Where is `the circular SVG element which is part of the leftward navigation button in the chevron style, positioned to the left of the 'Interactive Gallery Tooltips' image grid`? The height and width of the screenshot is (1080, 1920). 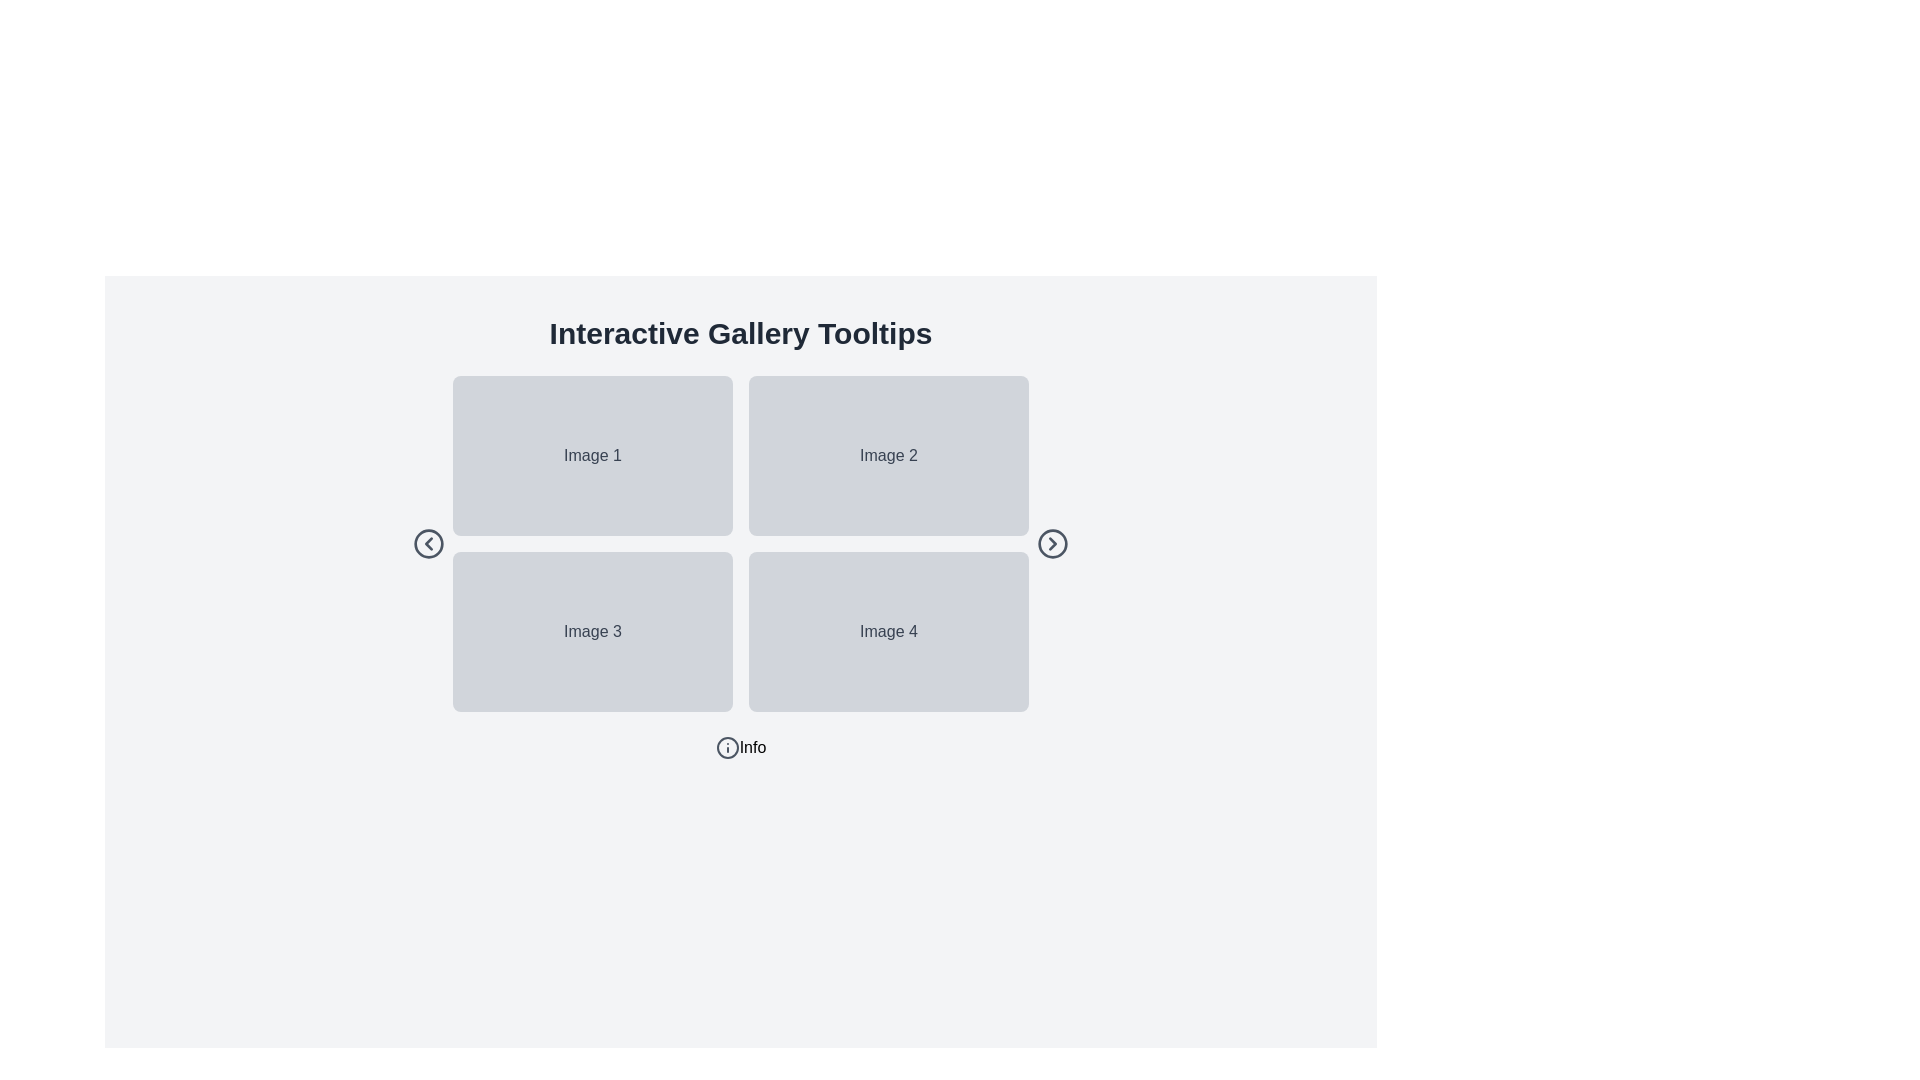 the circular SVG element which is part of the leftward navigation button in the chevron style, positioned to the left of the 'Interactive Gallery Tooltips' image grid is located at coordinates (427, 543).